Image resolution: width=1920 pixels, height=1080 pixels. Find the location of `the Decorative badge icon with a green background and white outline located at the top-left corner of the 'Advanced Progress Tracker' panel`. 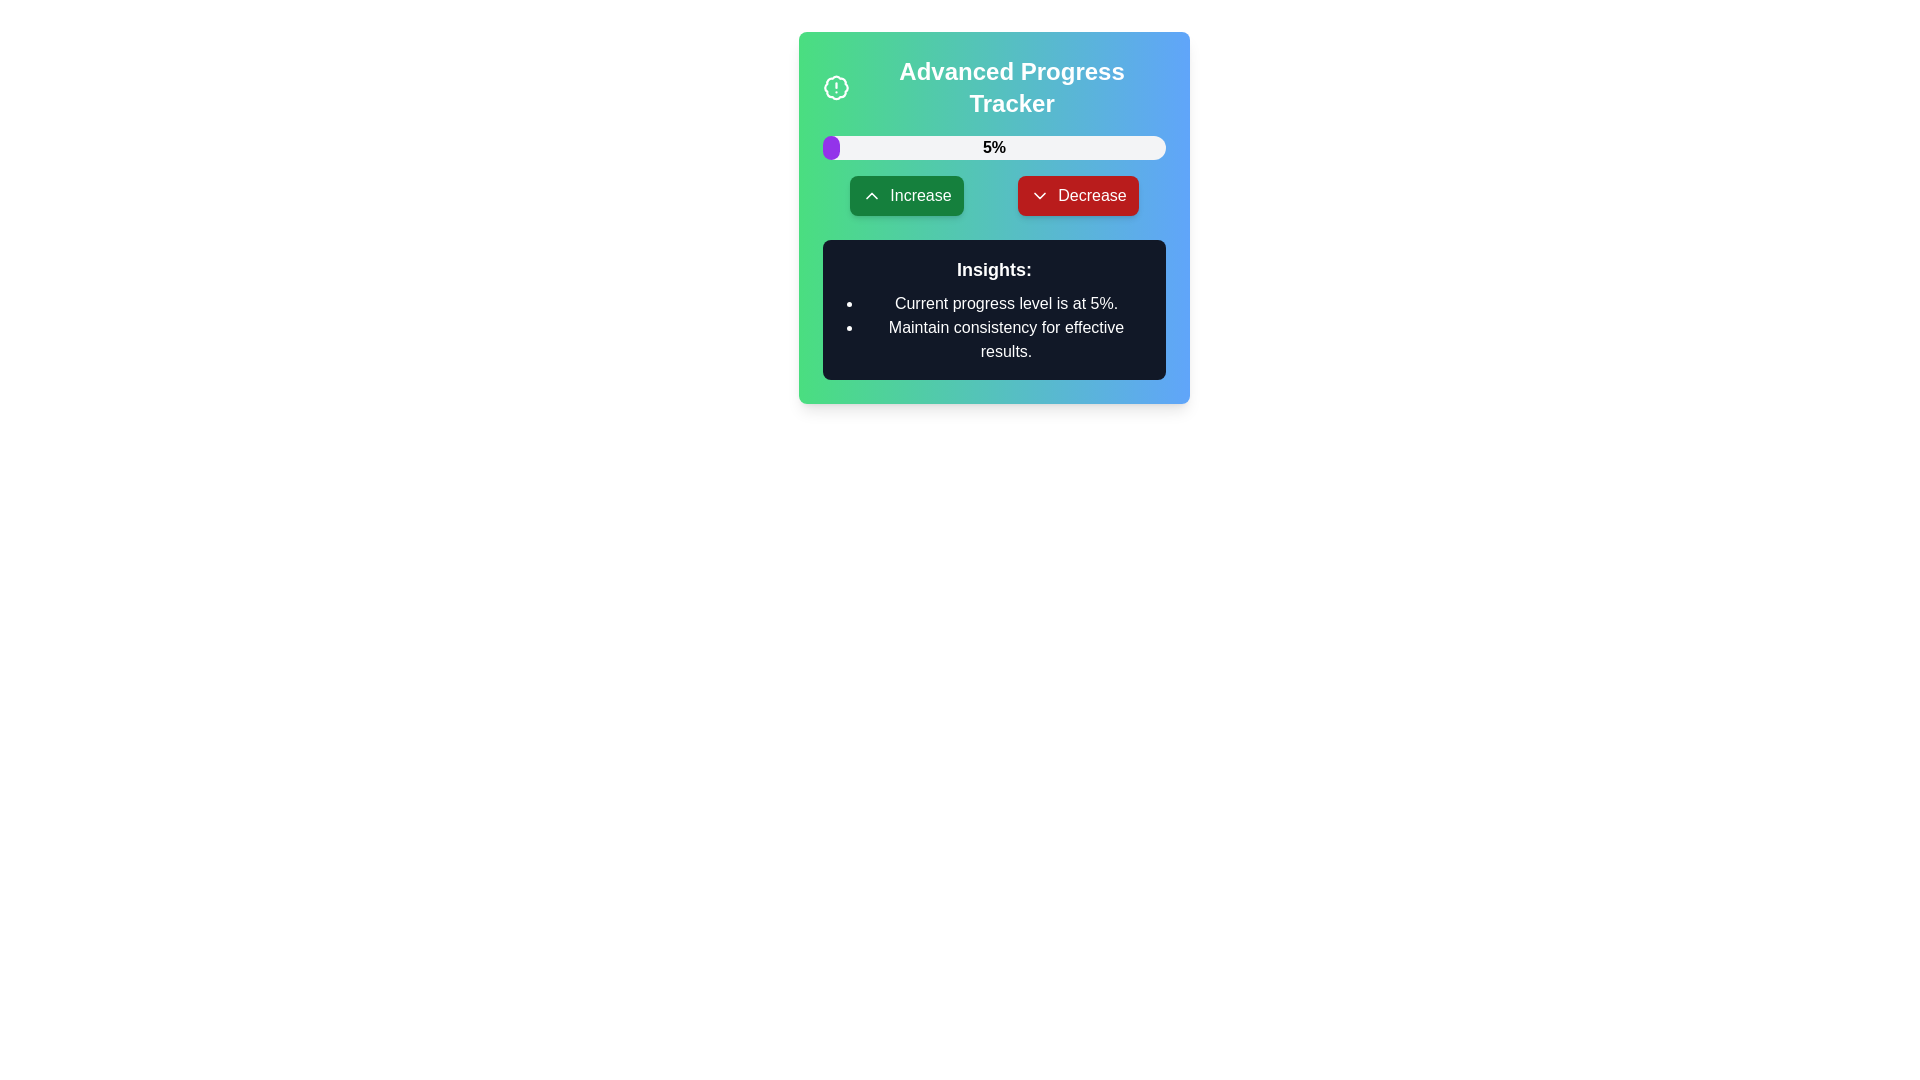

the Decorative badge icon with a green background and white outline located at the top-left corner of the 'Advanced Progress Tracker' panel is located at coordinates (836, 87).